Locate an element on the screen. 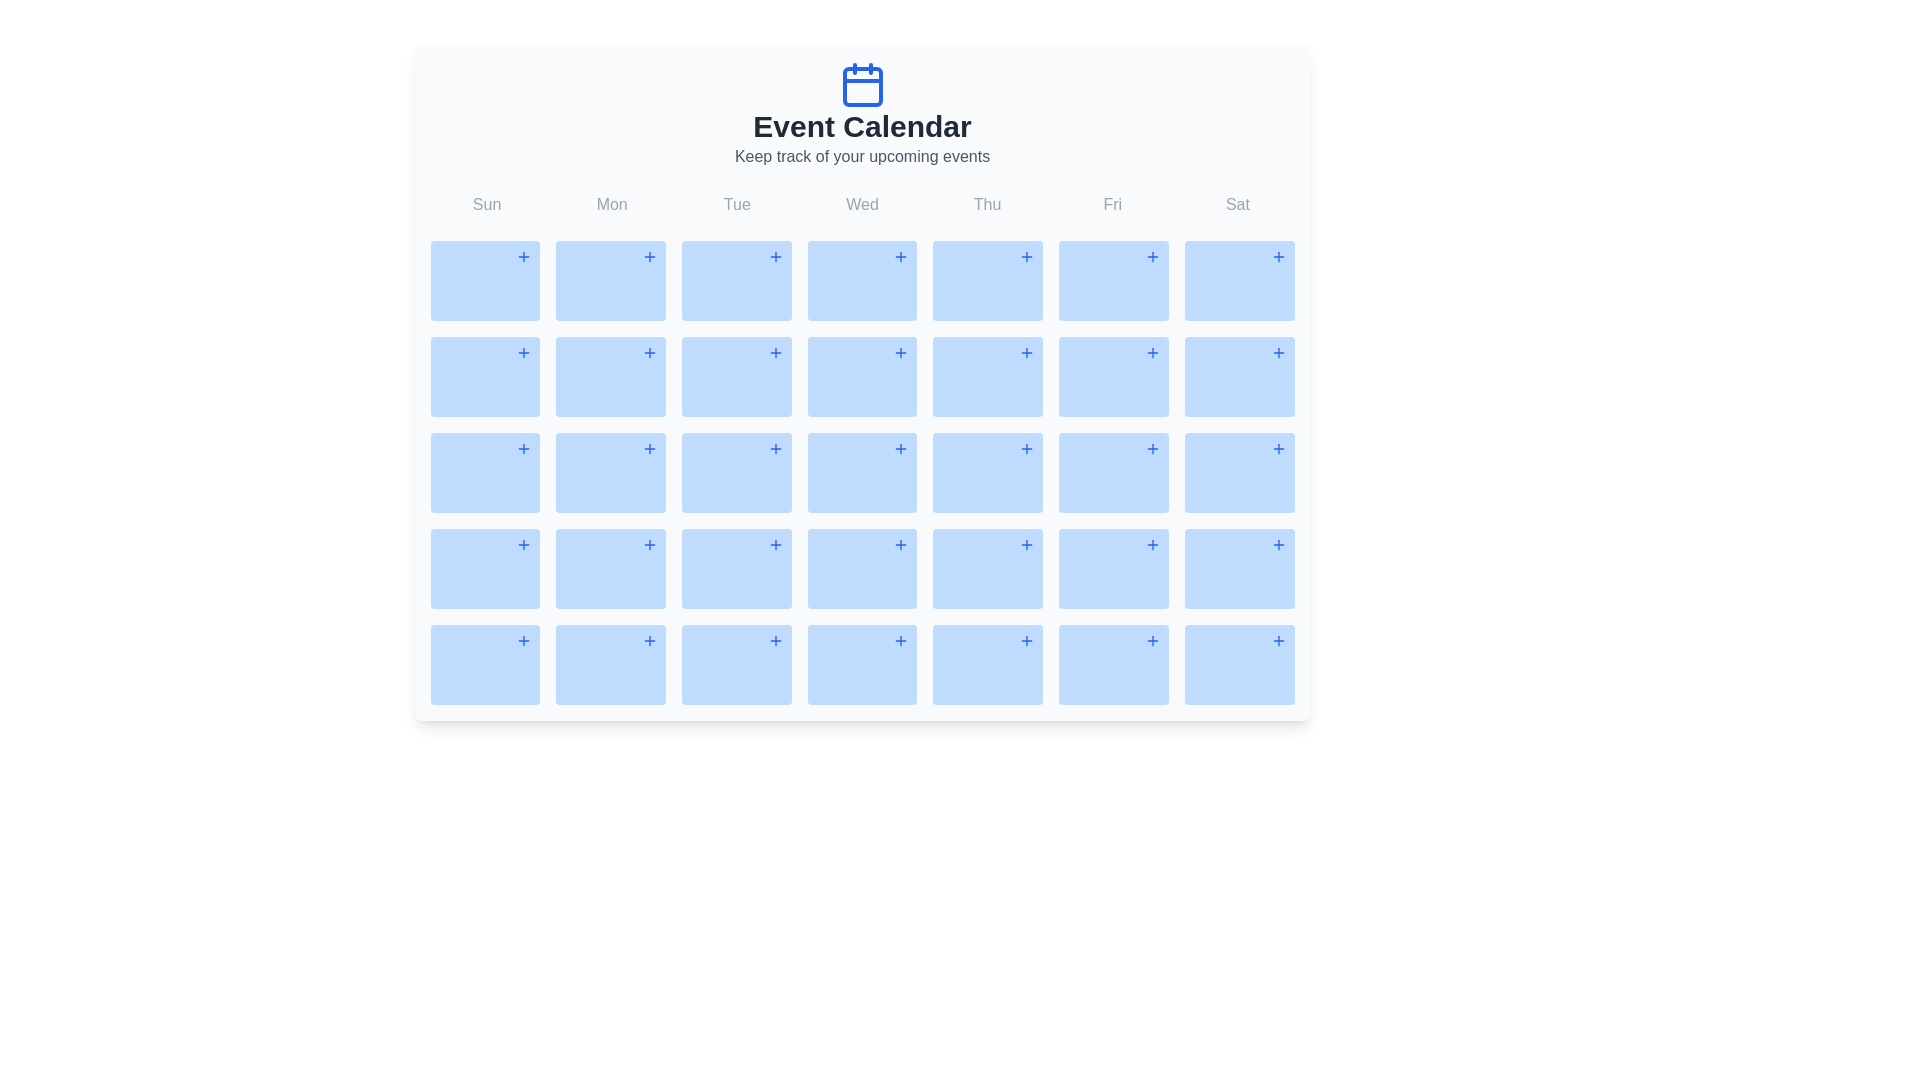  the text label representing 'Saturday' in the calendar interface, located at the top-right corner of the grid layout is located at coordinates (1237, 204).